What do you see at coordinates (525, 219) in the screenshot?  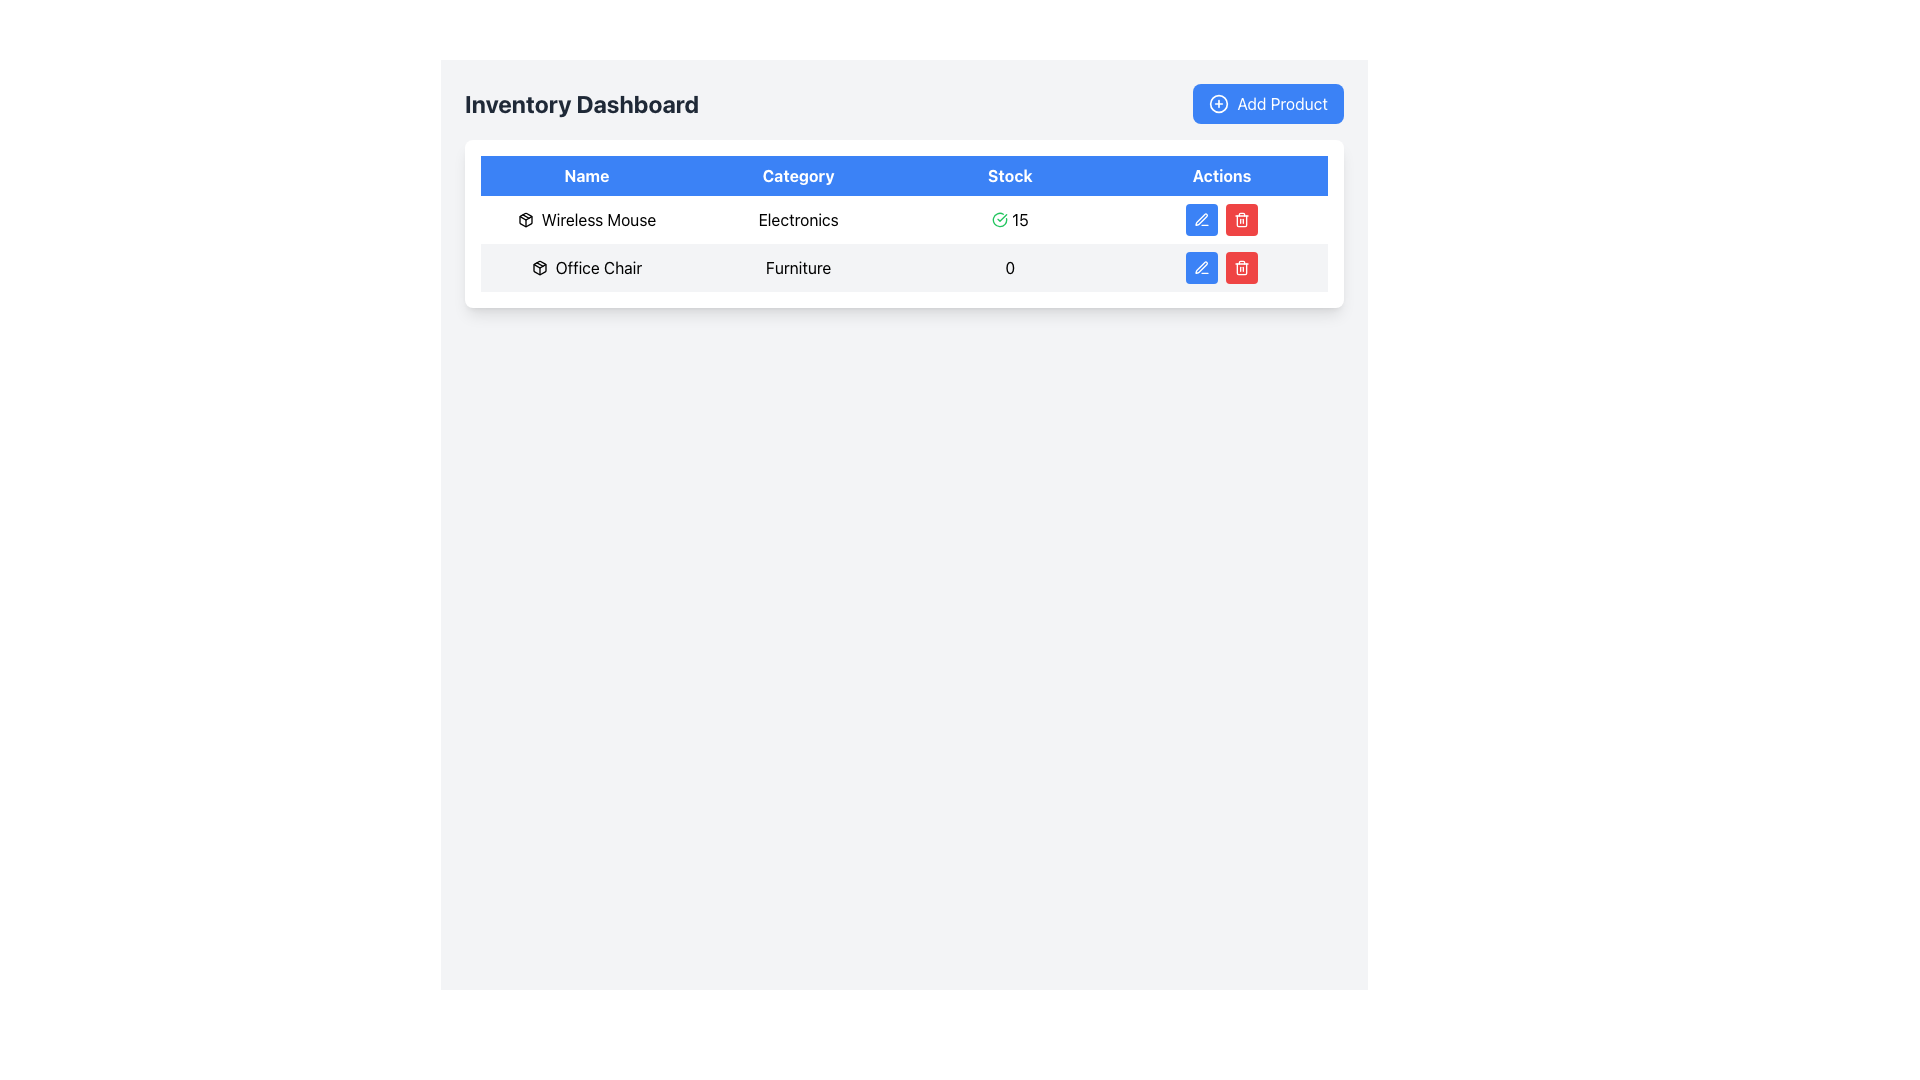 I see `the icon representing the 'Wireless Mouse' in the inventory, located in the first row of the table next to the text 'Wireless Mouse'` at bounding box center [525, 219].